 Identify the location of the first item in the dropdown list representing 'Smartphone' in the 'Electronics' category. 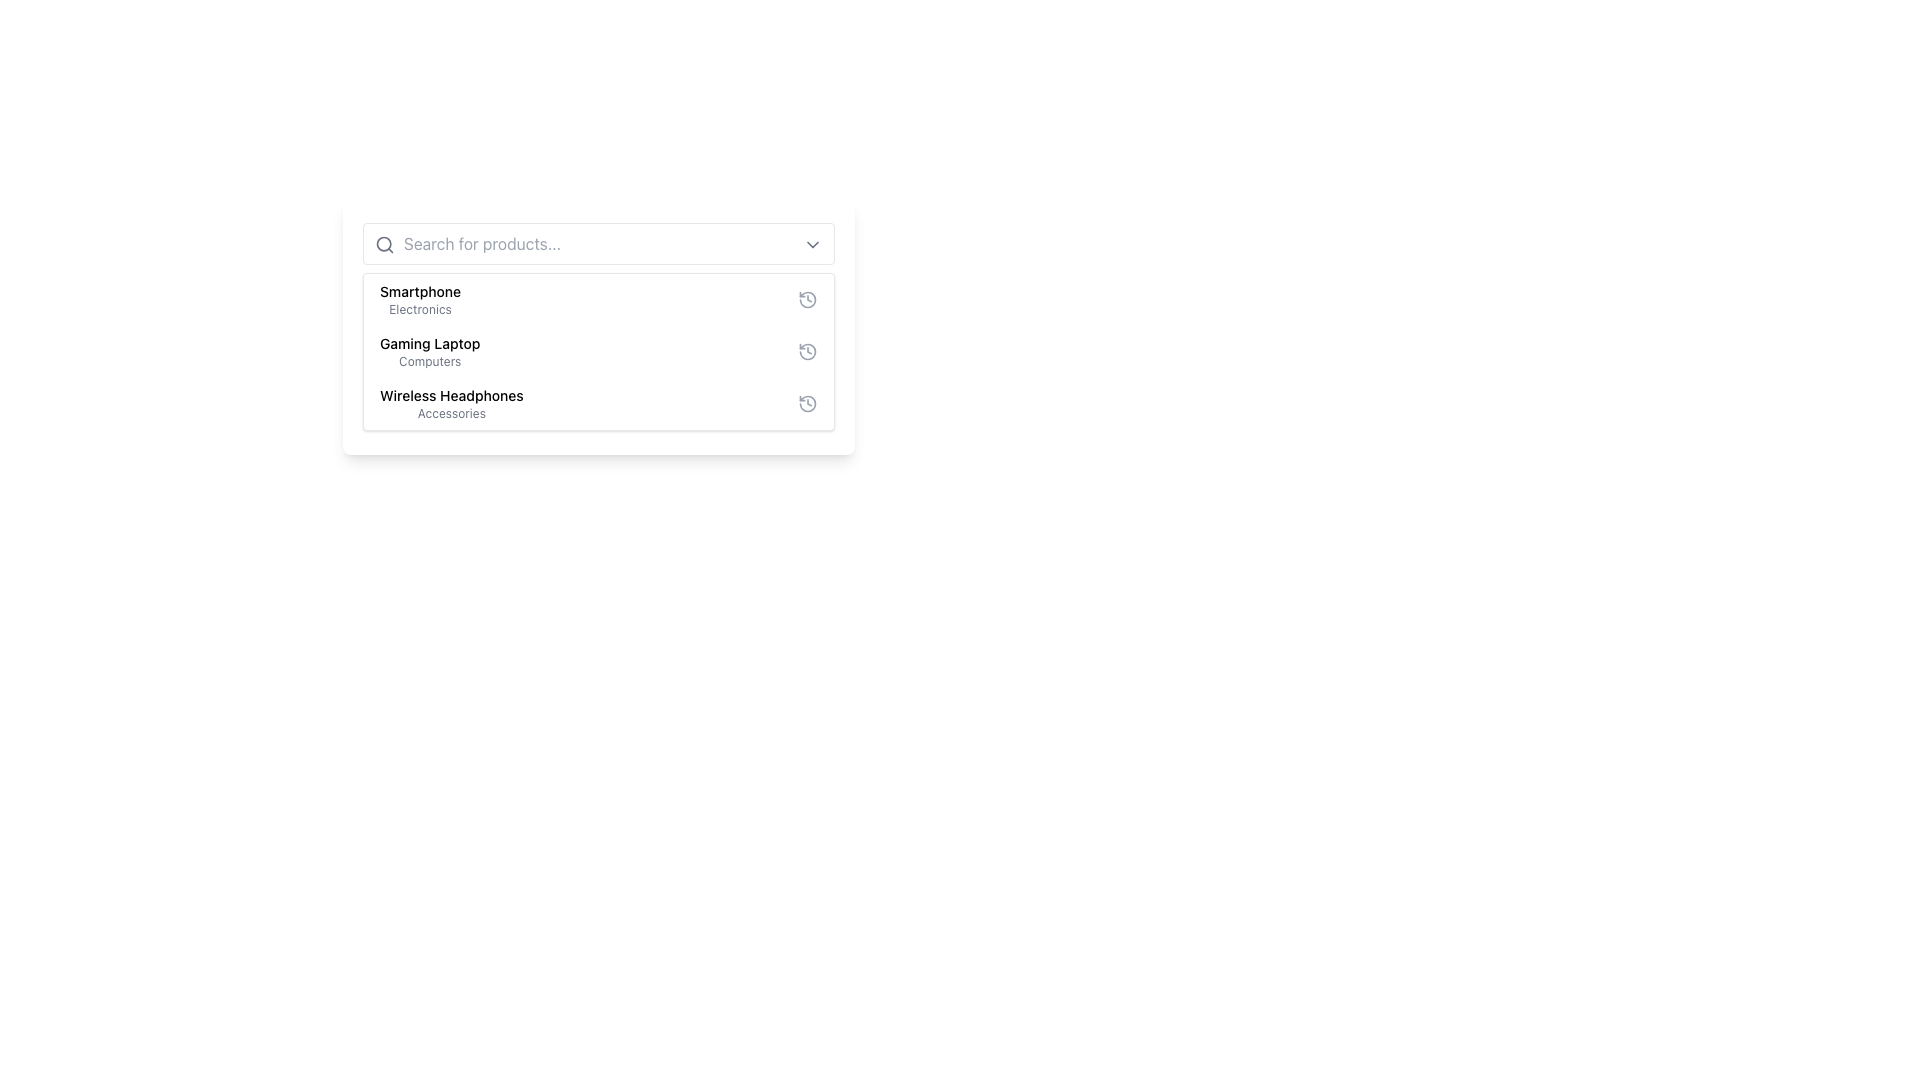
(419, 300).